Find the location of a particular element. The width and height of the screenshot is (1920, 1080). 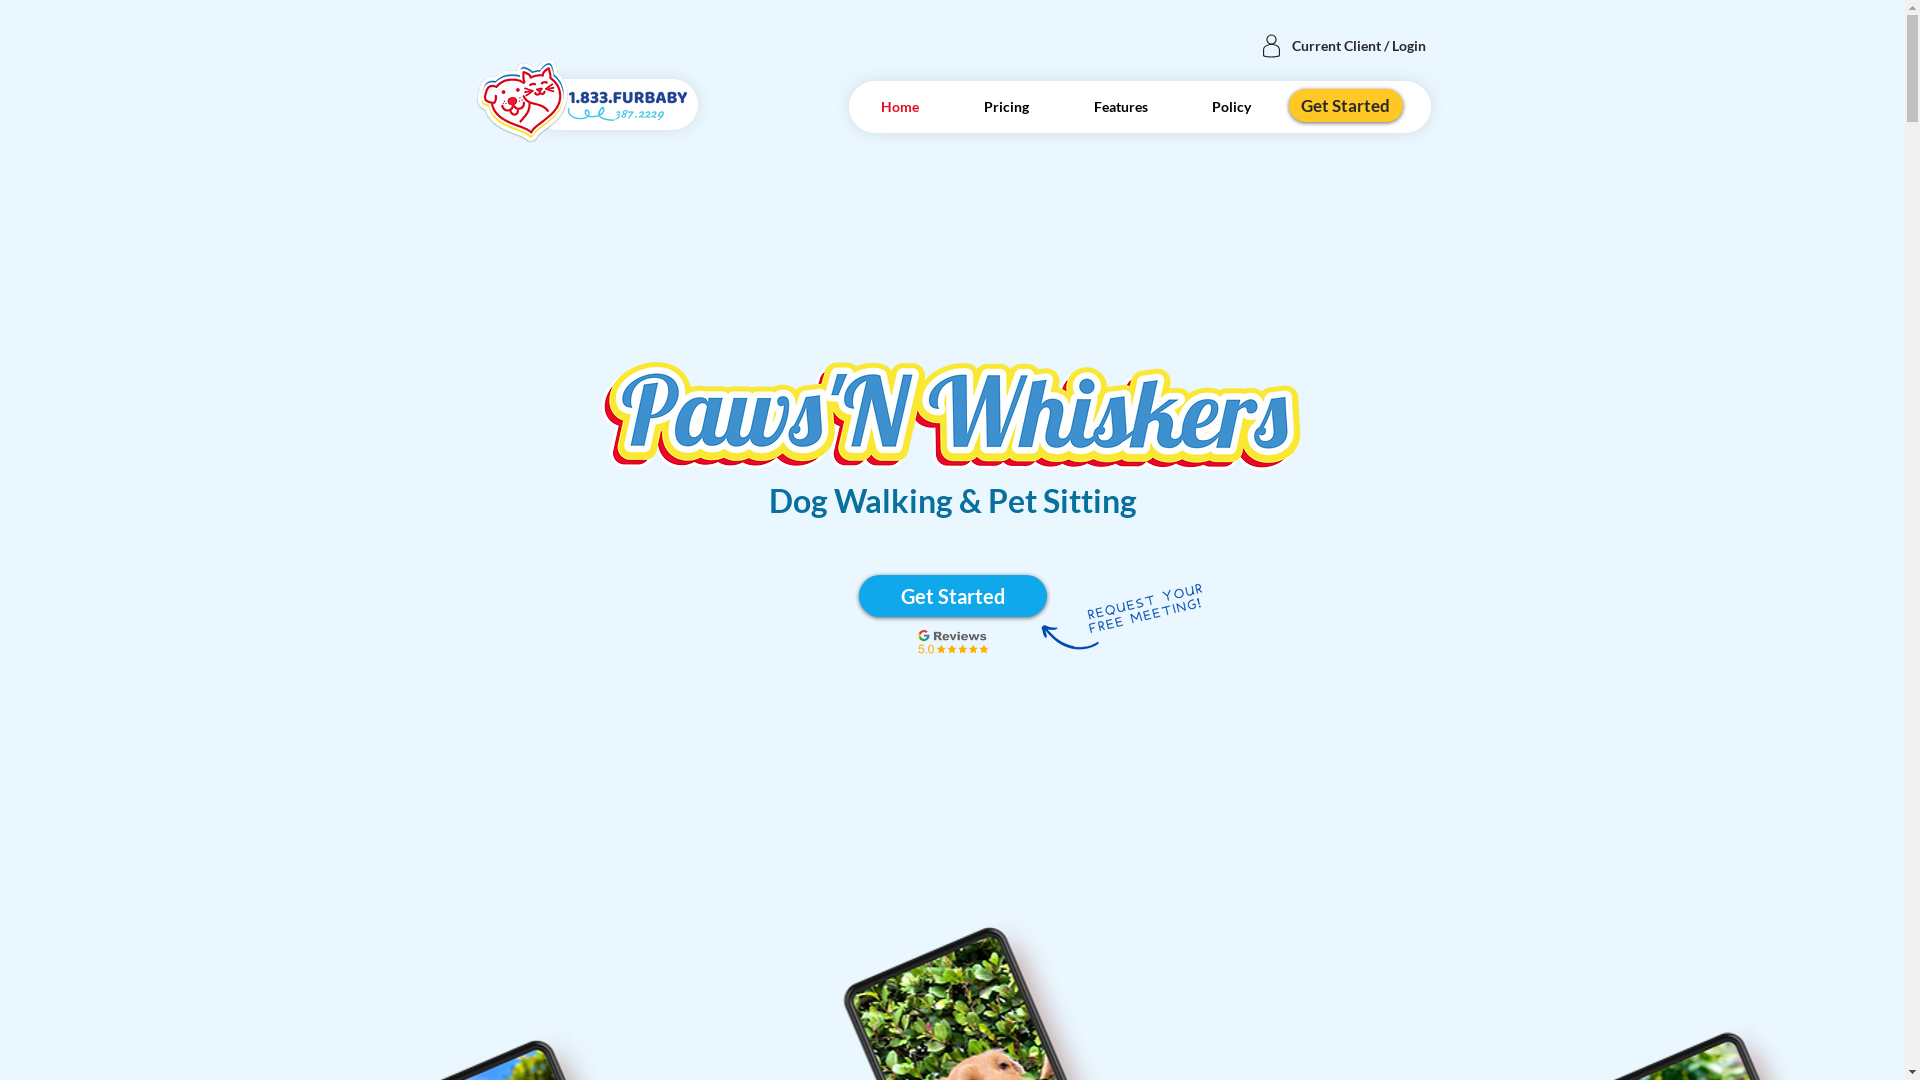

'Home' is located at coordinates (848, 106).